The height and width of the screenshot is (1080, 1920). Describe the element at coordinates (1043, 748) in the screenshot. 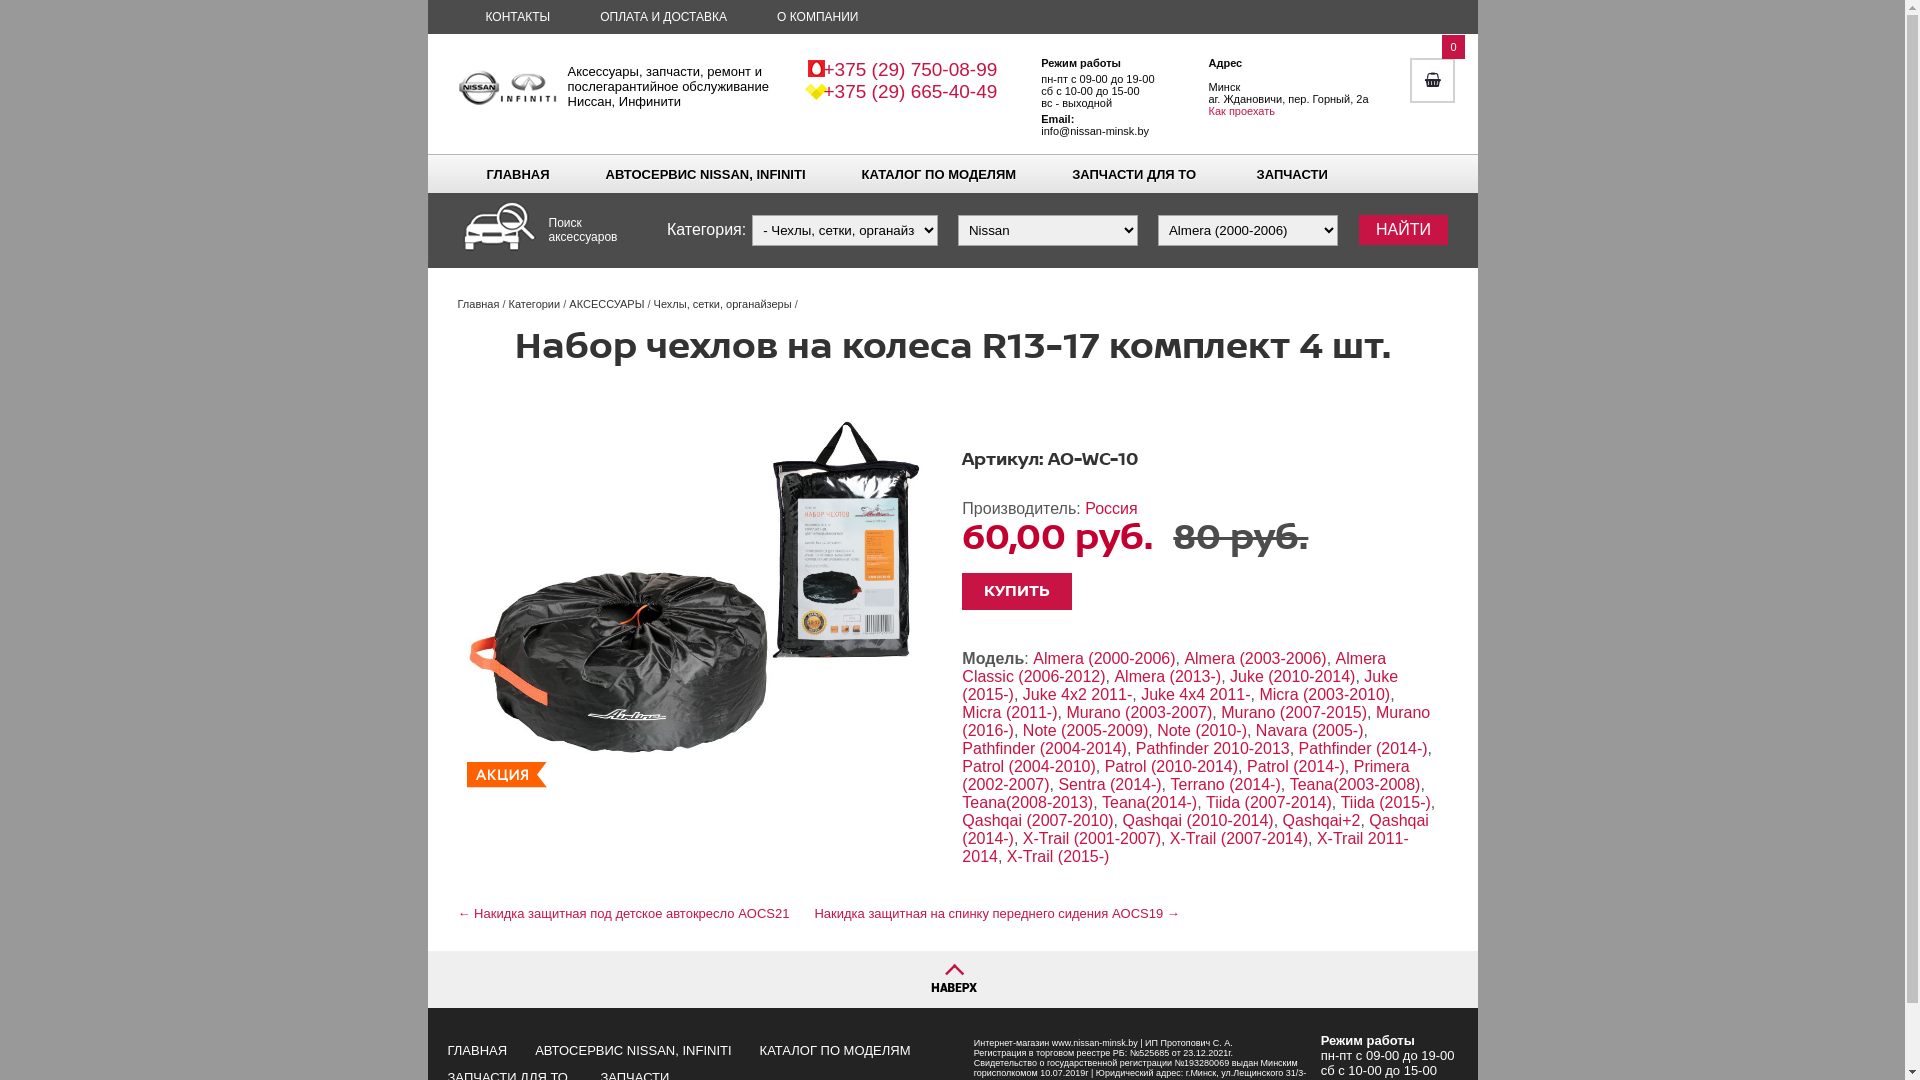

I see `'Pathfinder (2004-2014)'` at that location.